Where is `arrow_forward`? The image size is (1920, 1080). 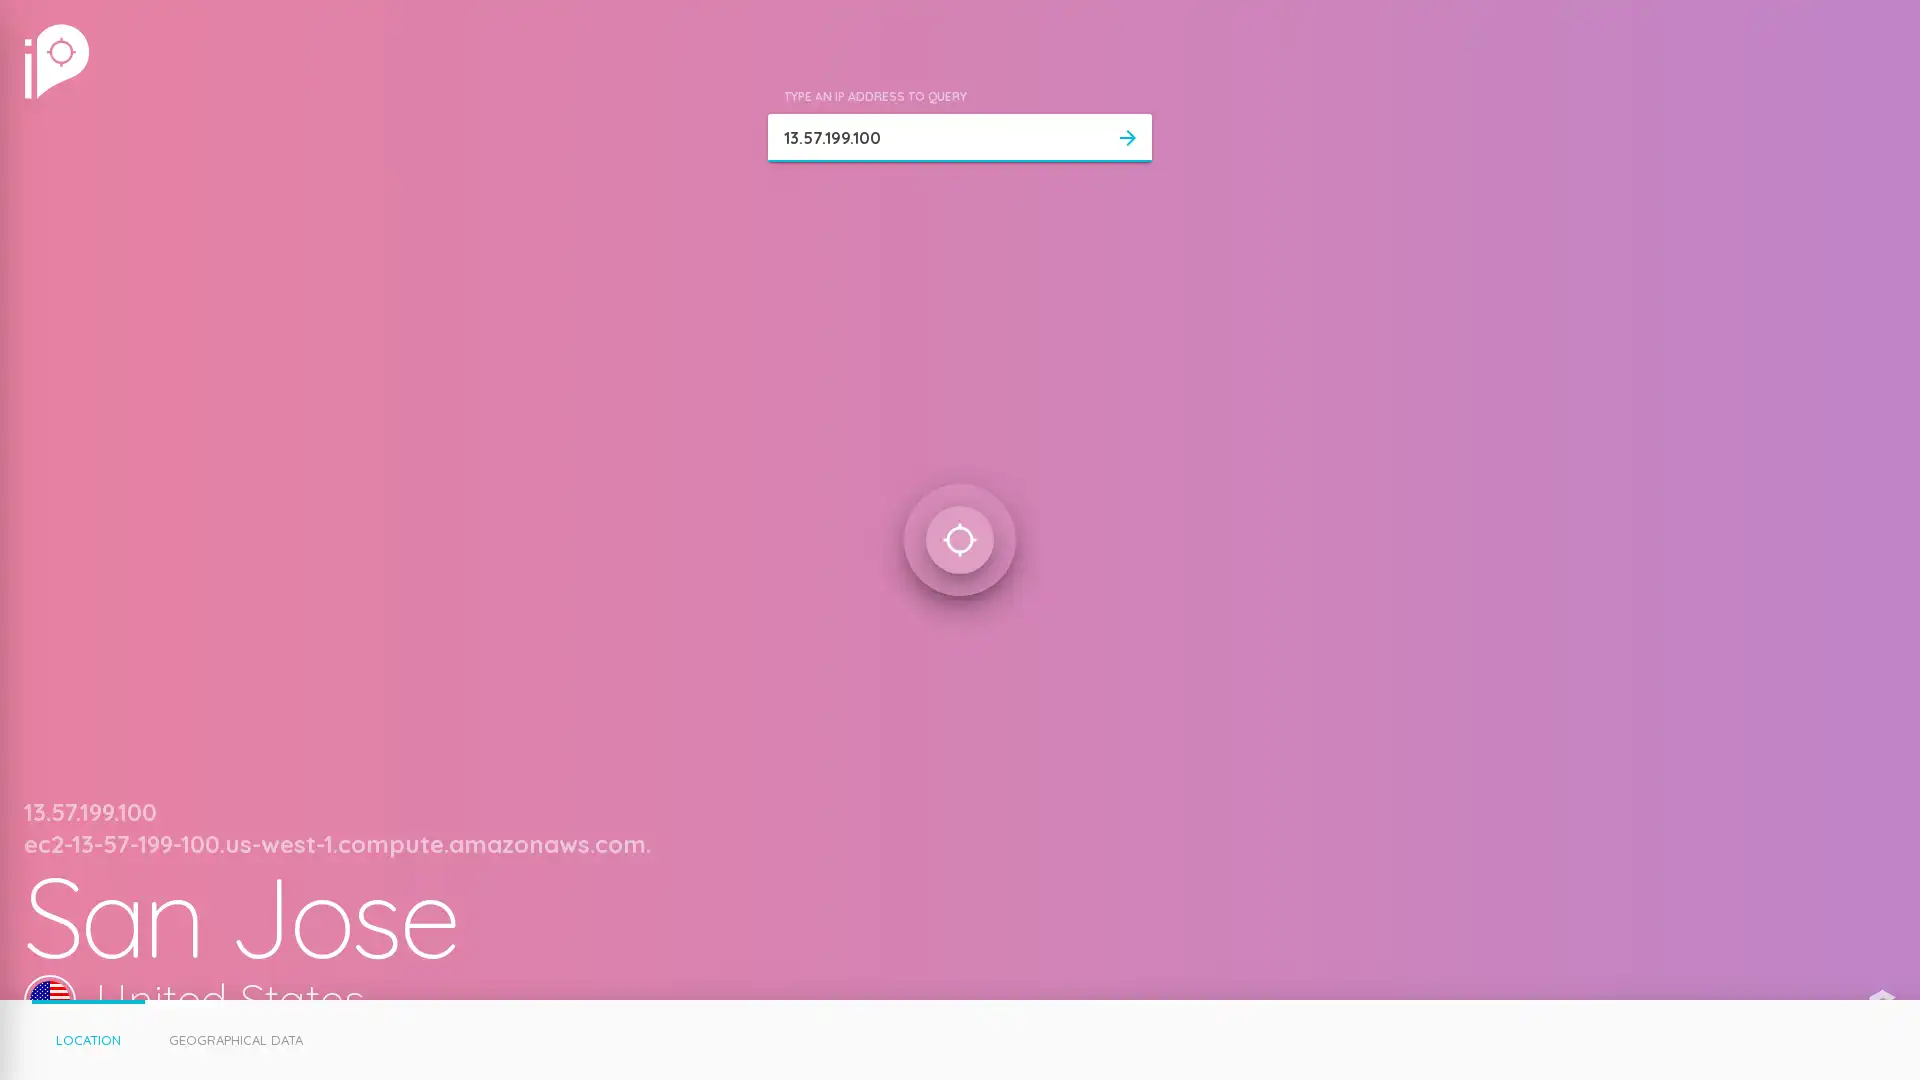
arrow_forward is located at coordinates (1128, 137).